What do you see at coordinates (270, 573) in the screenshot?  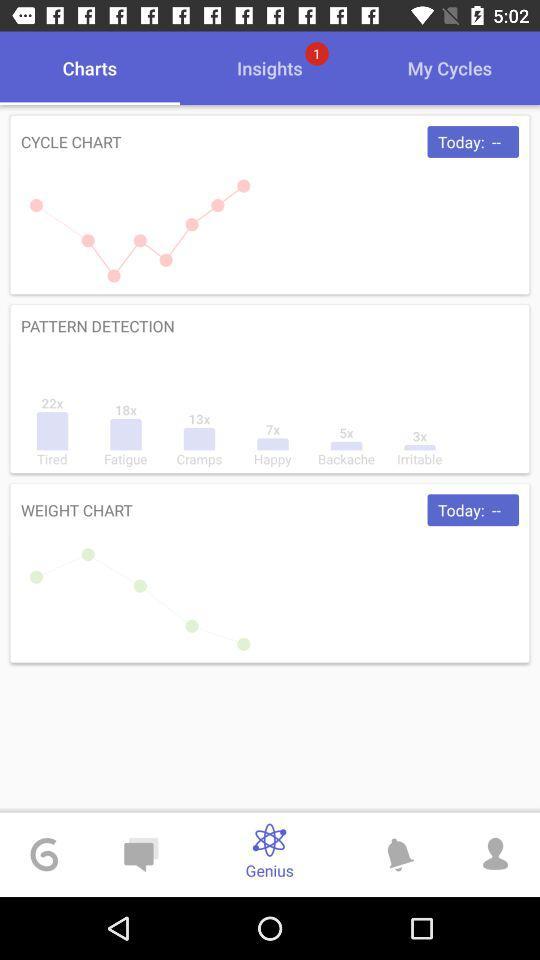 I see `weight chart option` at bounding box center [270, 573].